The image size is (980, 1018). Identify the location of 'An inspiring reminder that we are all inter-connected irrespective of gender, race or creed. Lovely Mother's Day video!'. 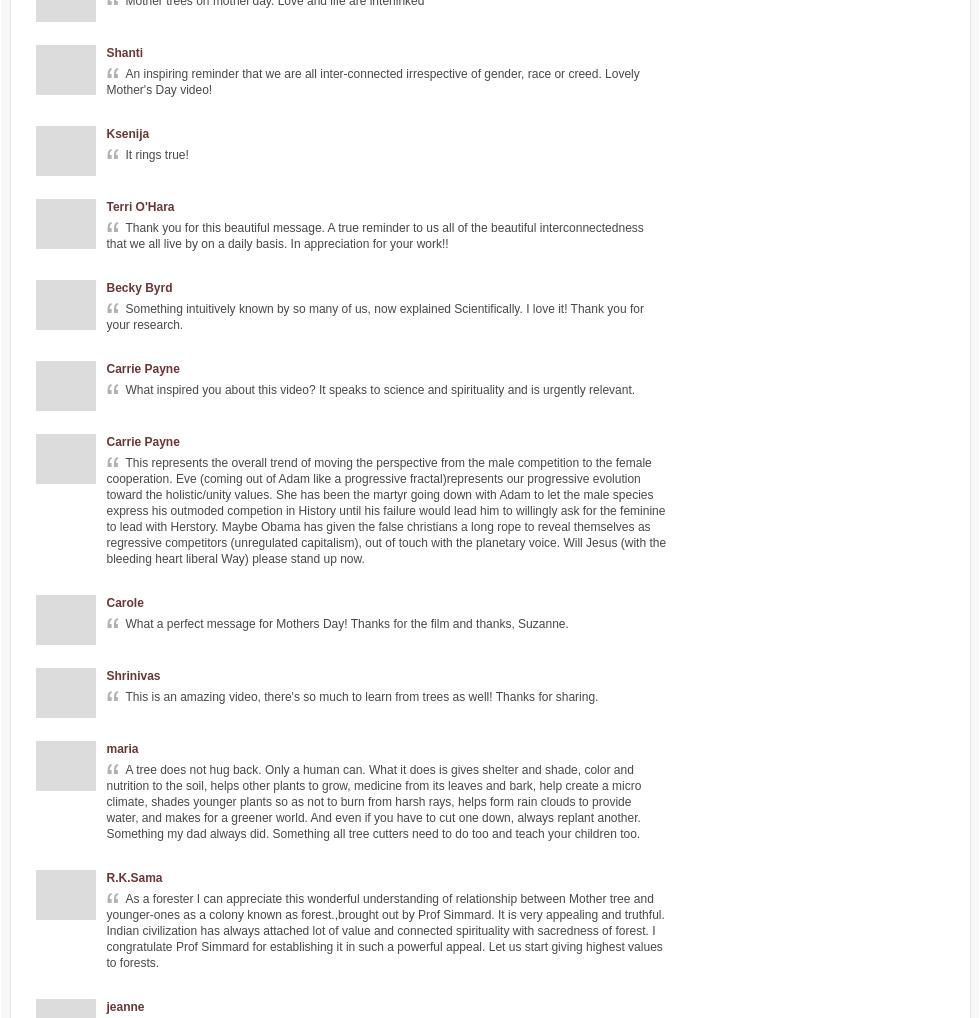
(106, 82).